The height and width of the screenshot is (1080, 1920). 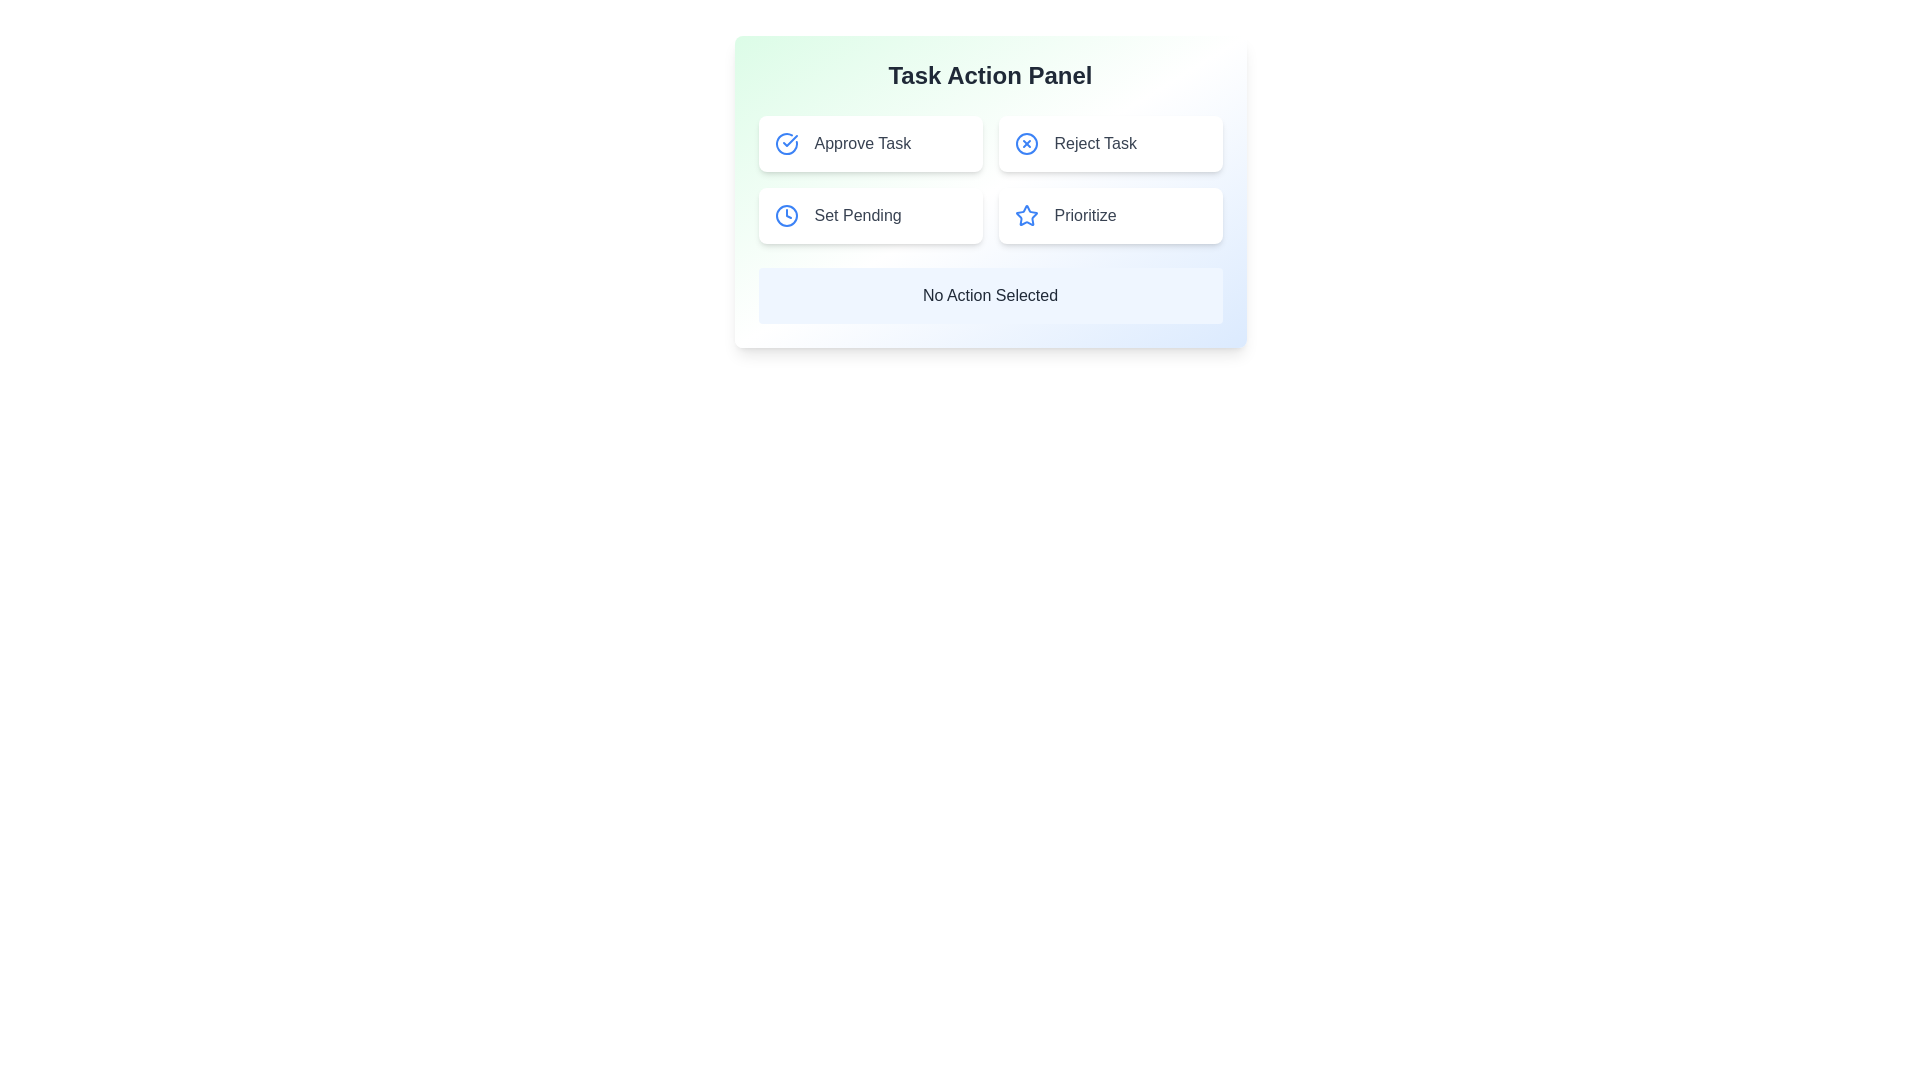 I want to click on the 'Reject Task' button which contains the SVG Circle Graphic, so click(x=1026, y=142).